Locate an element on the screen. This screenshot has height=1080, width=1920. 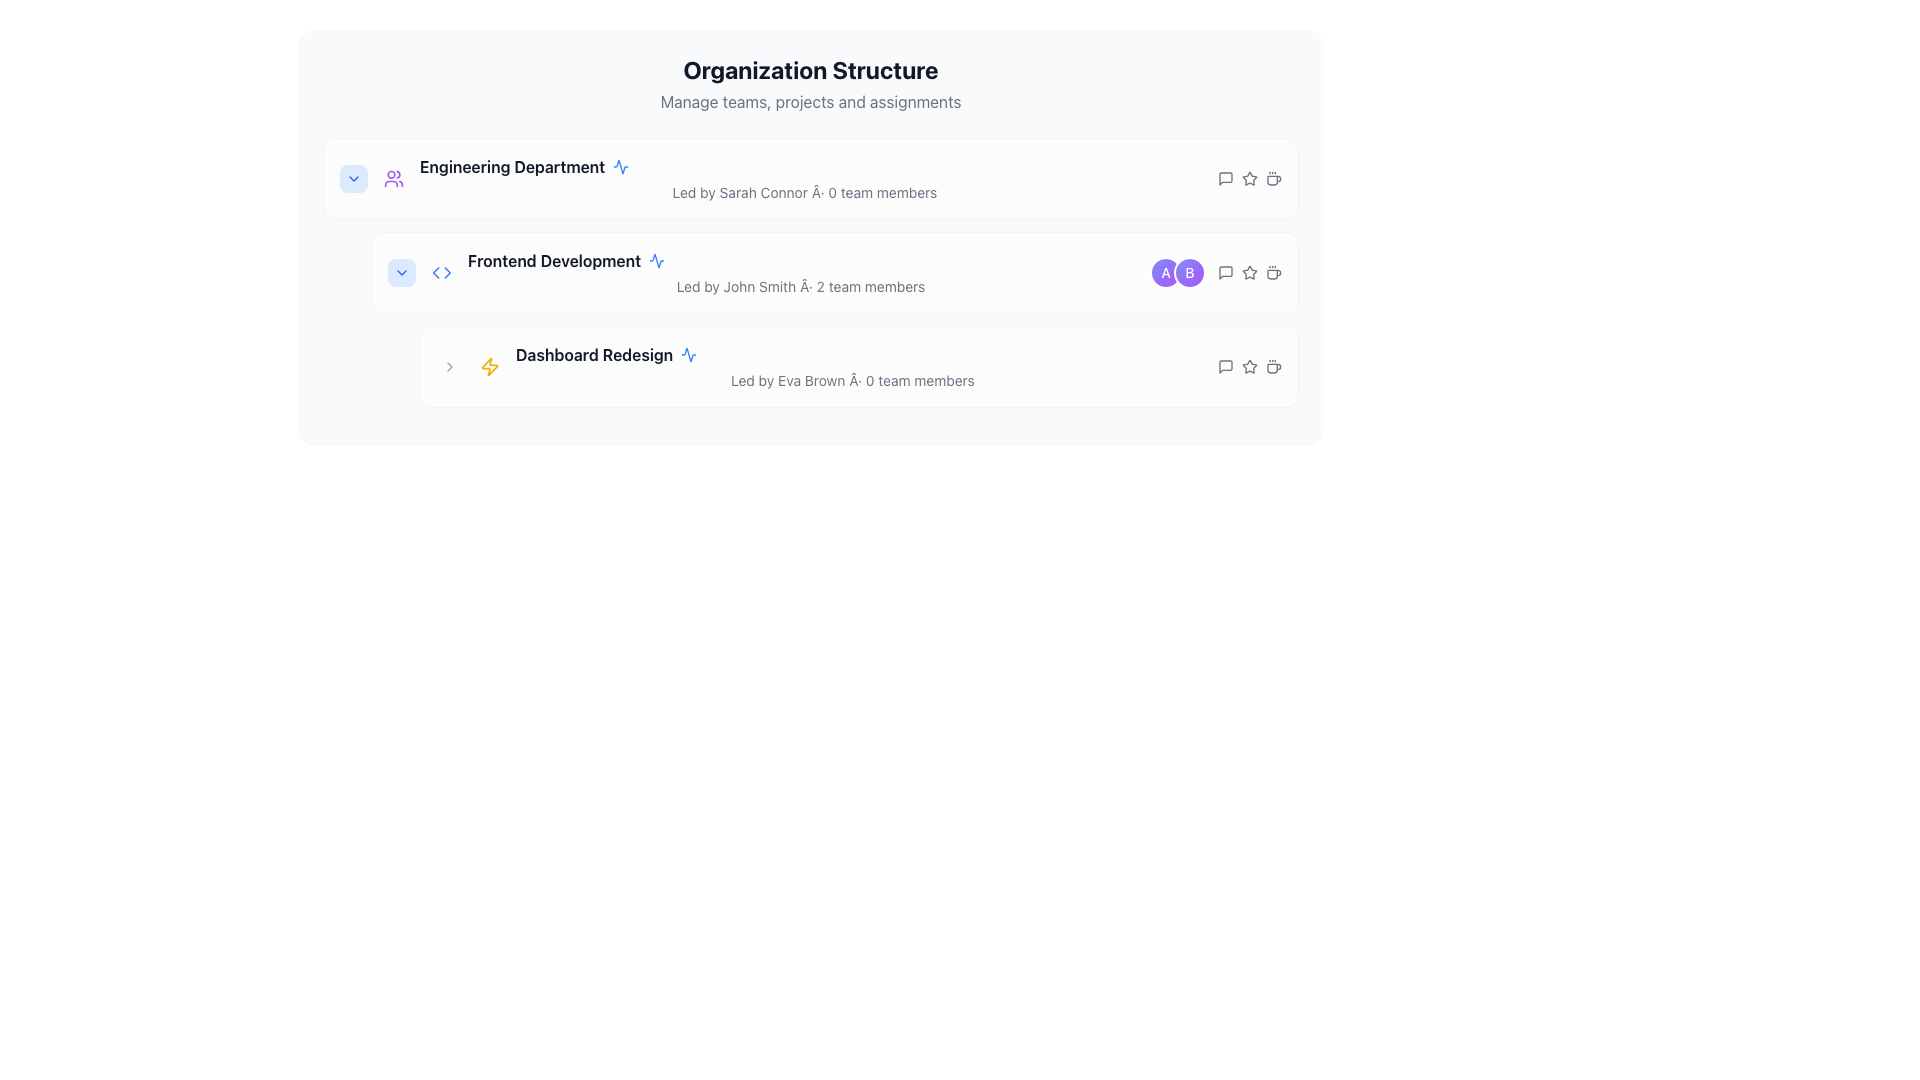
the static text element that provides additional context beneath the 'Organization Structure' header is located at coordinates (811, 101).